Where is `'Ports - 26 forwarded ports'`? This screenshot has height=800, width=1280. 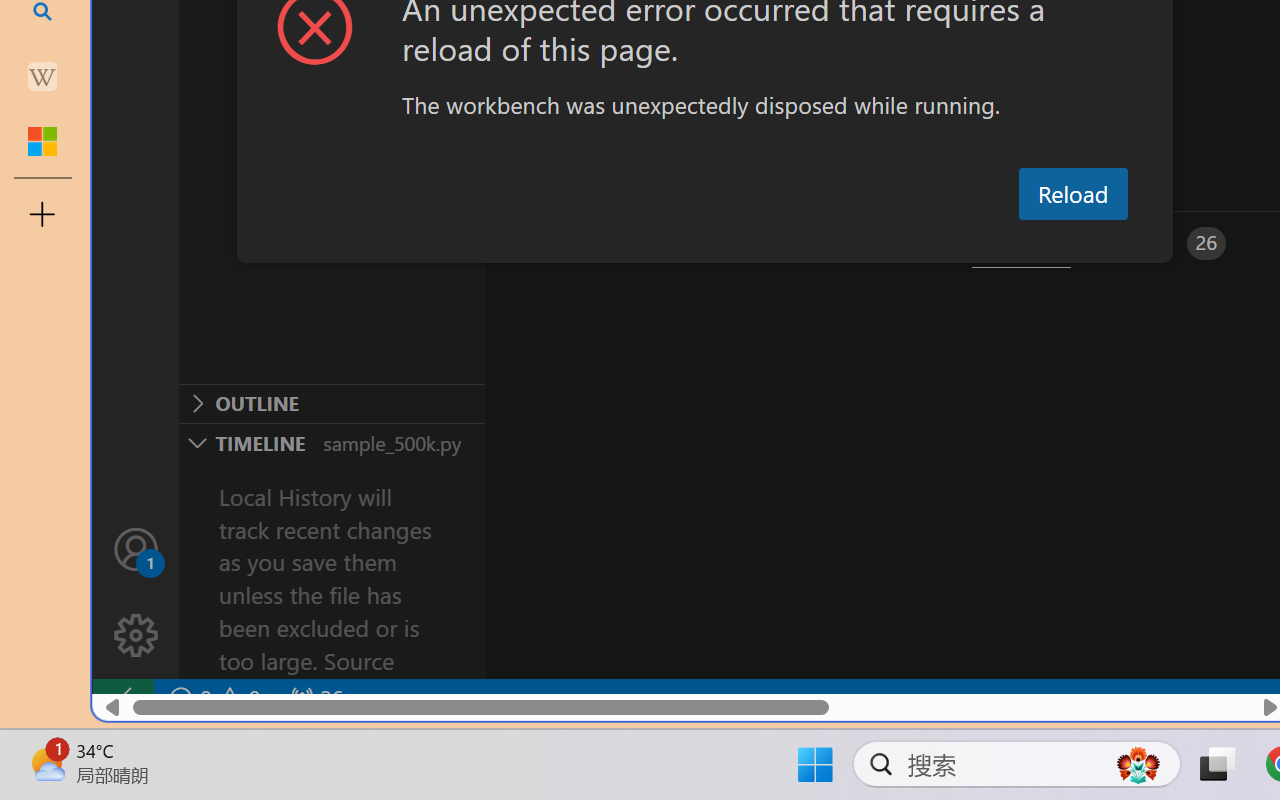
'Ports - 26 forwarded ports' is located at coordinates (1165, 242).